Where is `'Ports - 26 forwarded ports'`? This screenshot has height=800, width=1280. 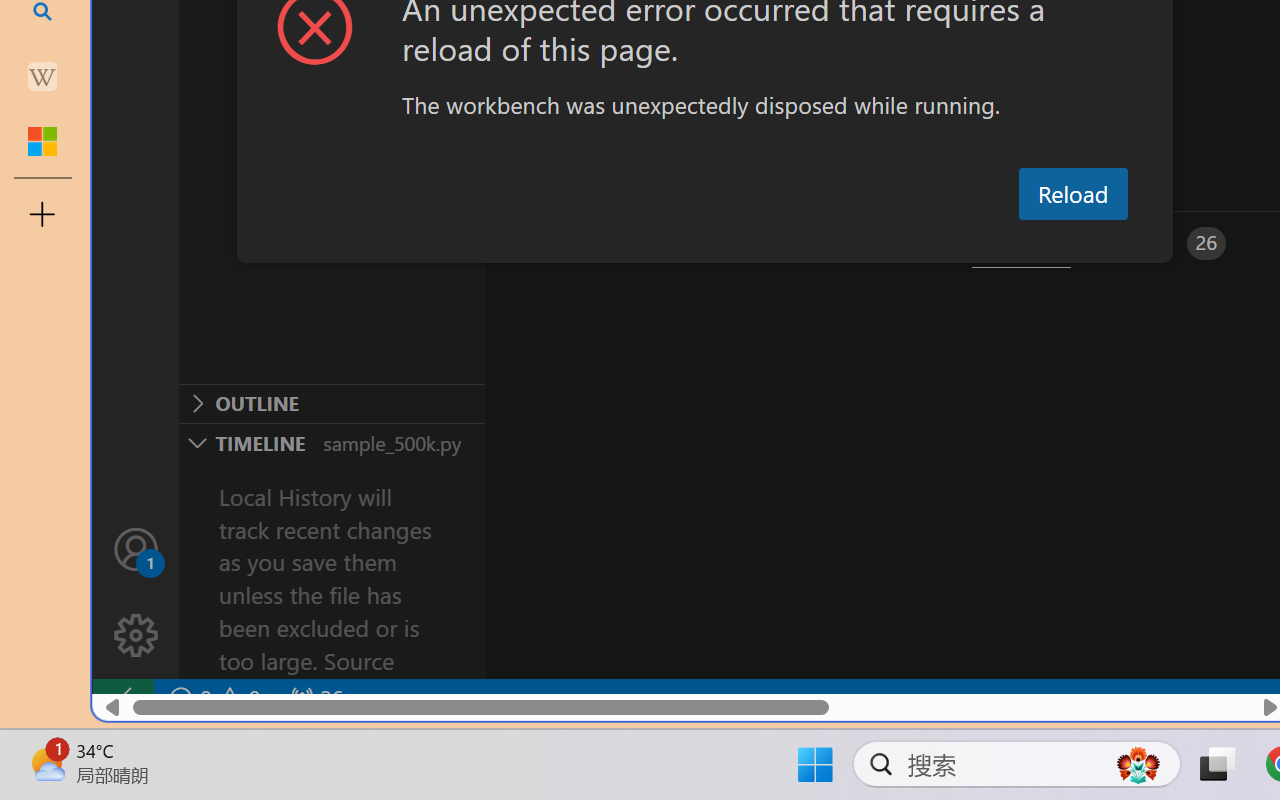
'Ports - 26 forwarded ports' is located at coordinates (1165, 242).